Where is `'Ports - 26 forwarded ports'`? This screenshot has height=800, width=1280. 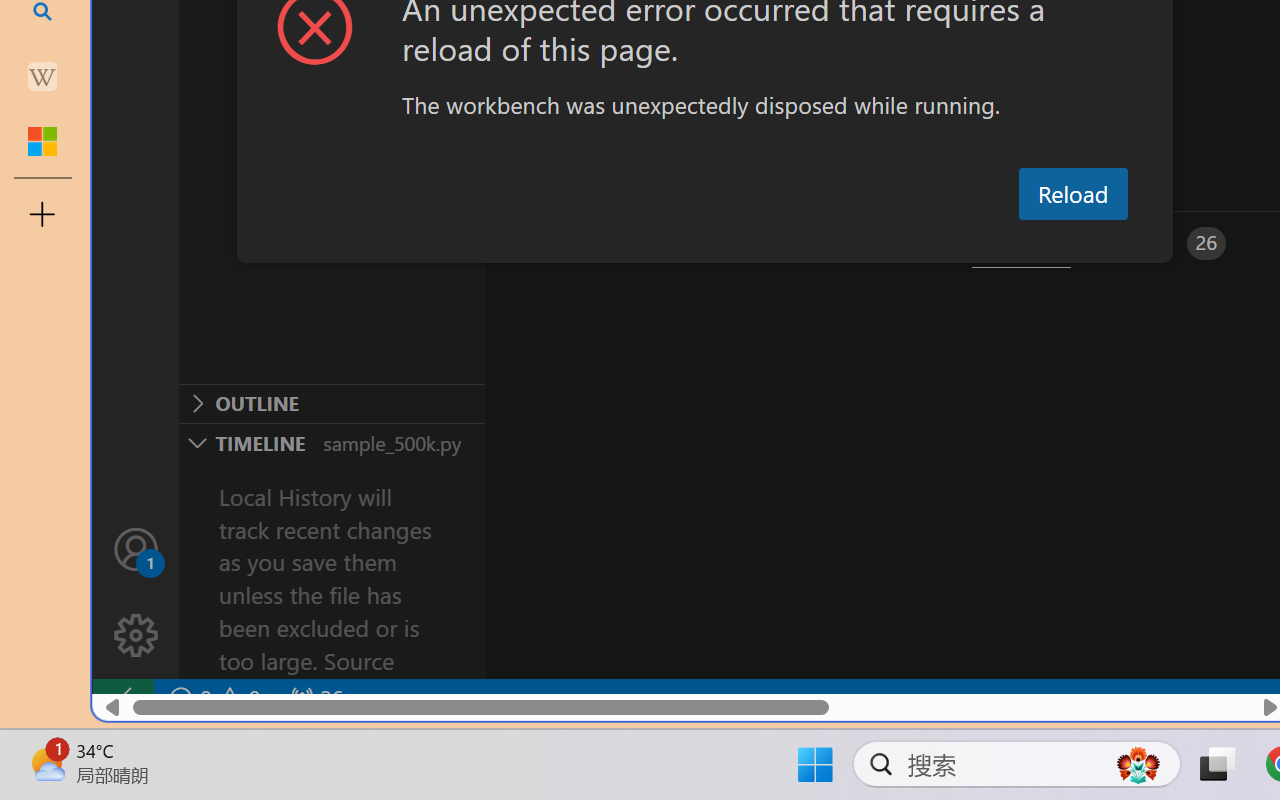
'Ports - 26 forwarded ports' is located at coordinates (1165, 242).